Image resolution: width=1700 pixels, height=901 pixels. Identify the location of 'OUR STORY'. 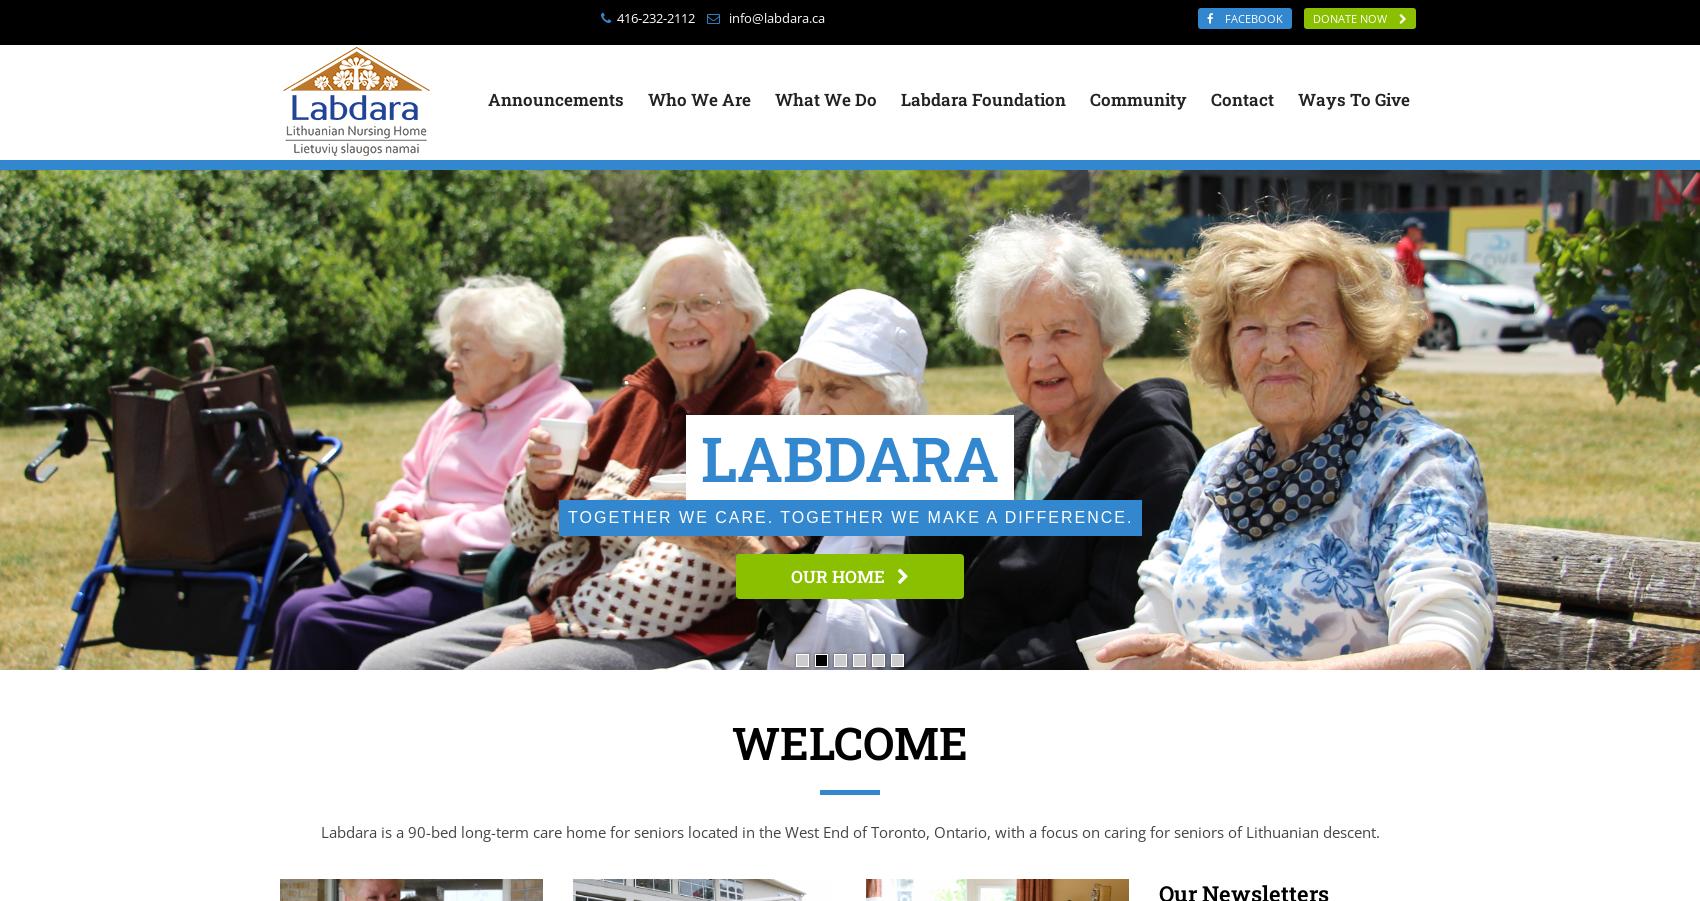
(843, 575).